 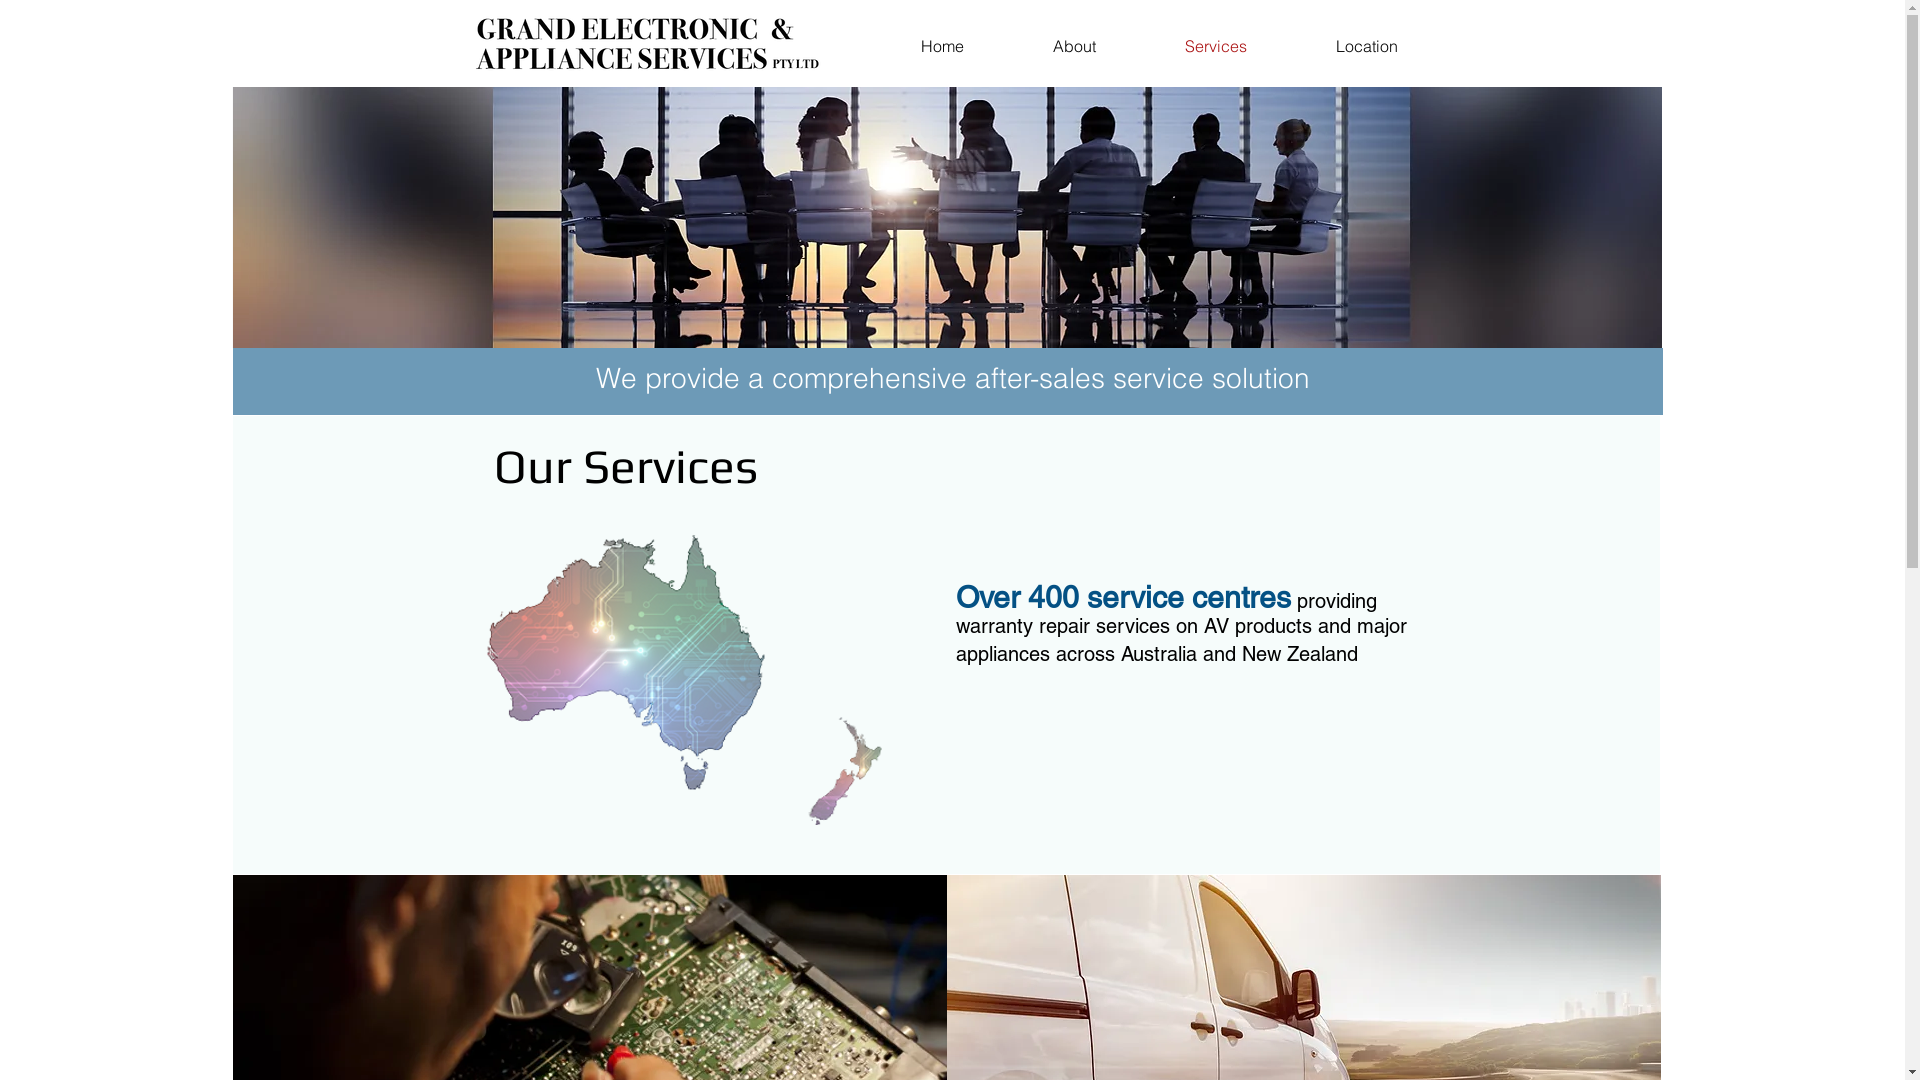 I want to click on 'About', so click(x=1073, y=45).